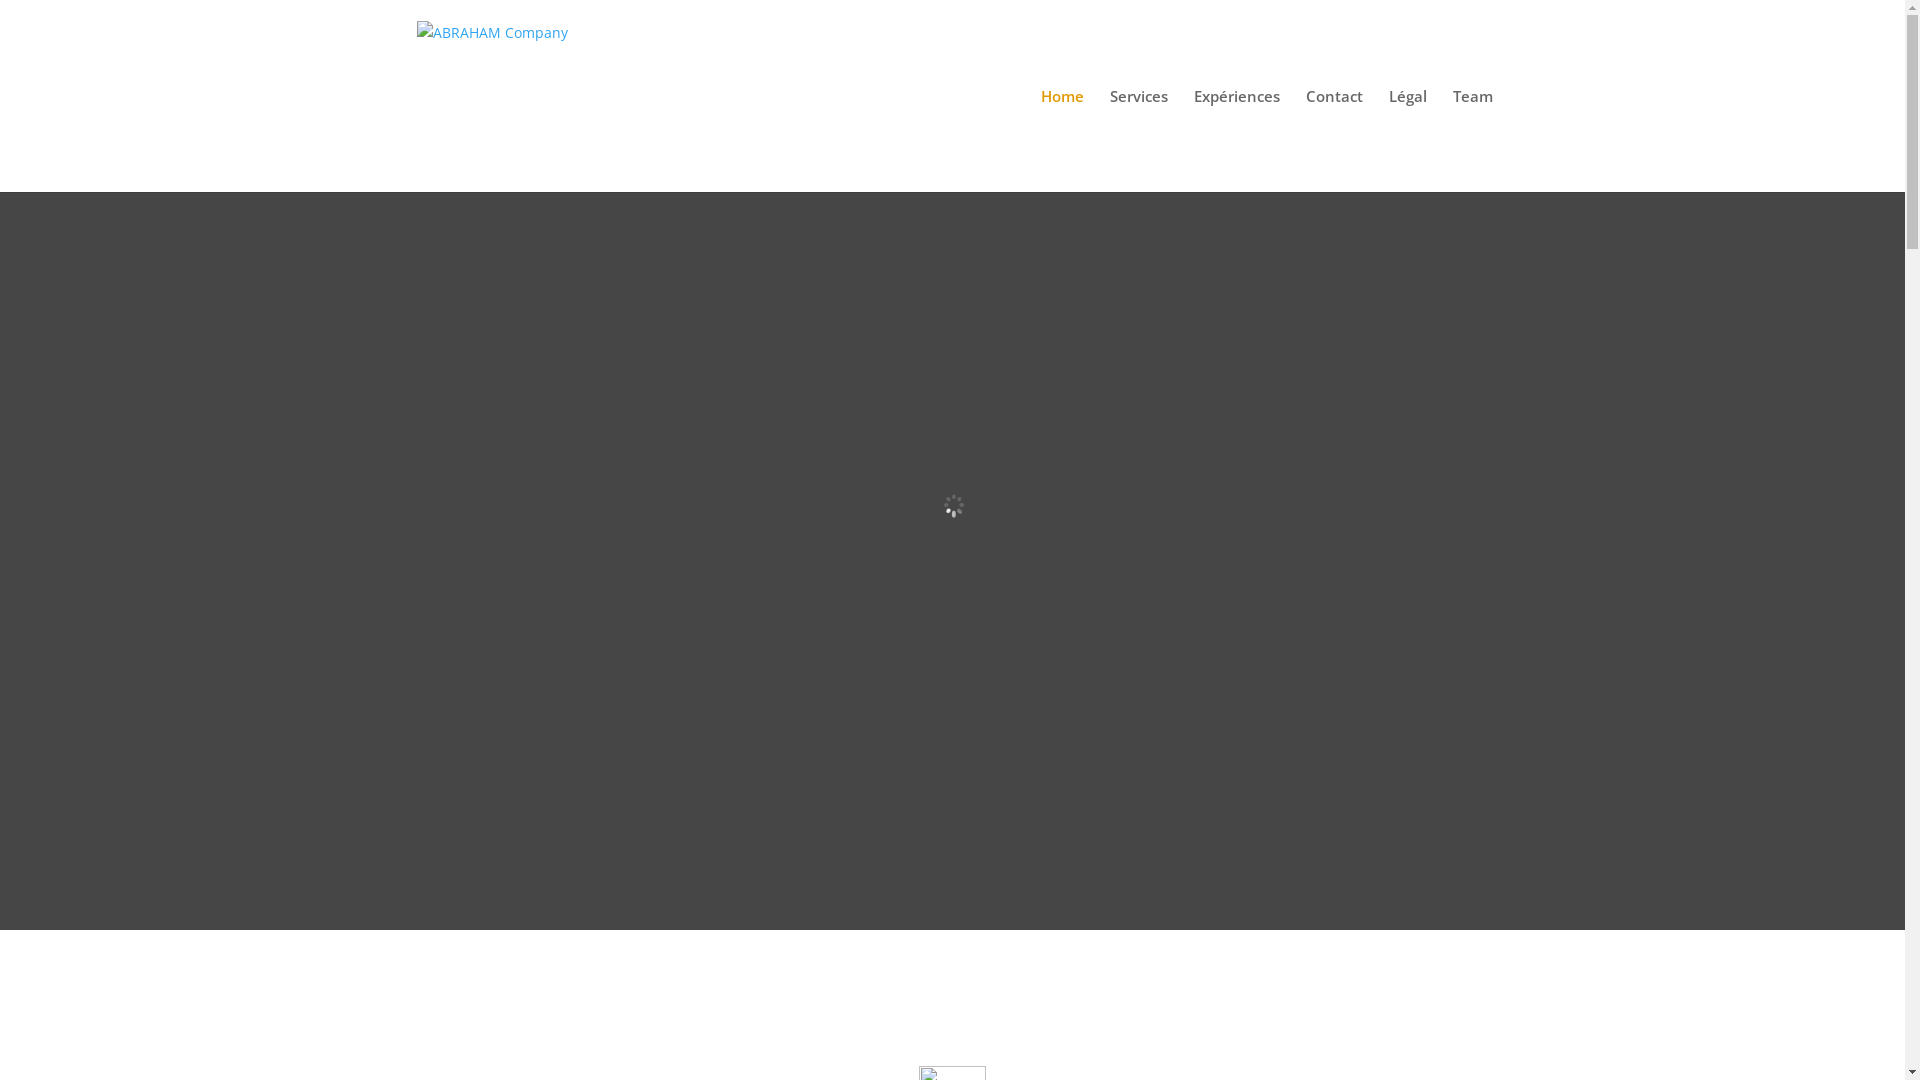 The image size is (1920, 1080). I want to click on 'Contact', so click(1334, 139).